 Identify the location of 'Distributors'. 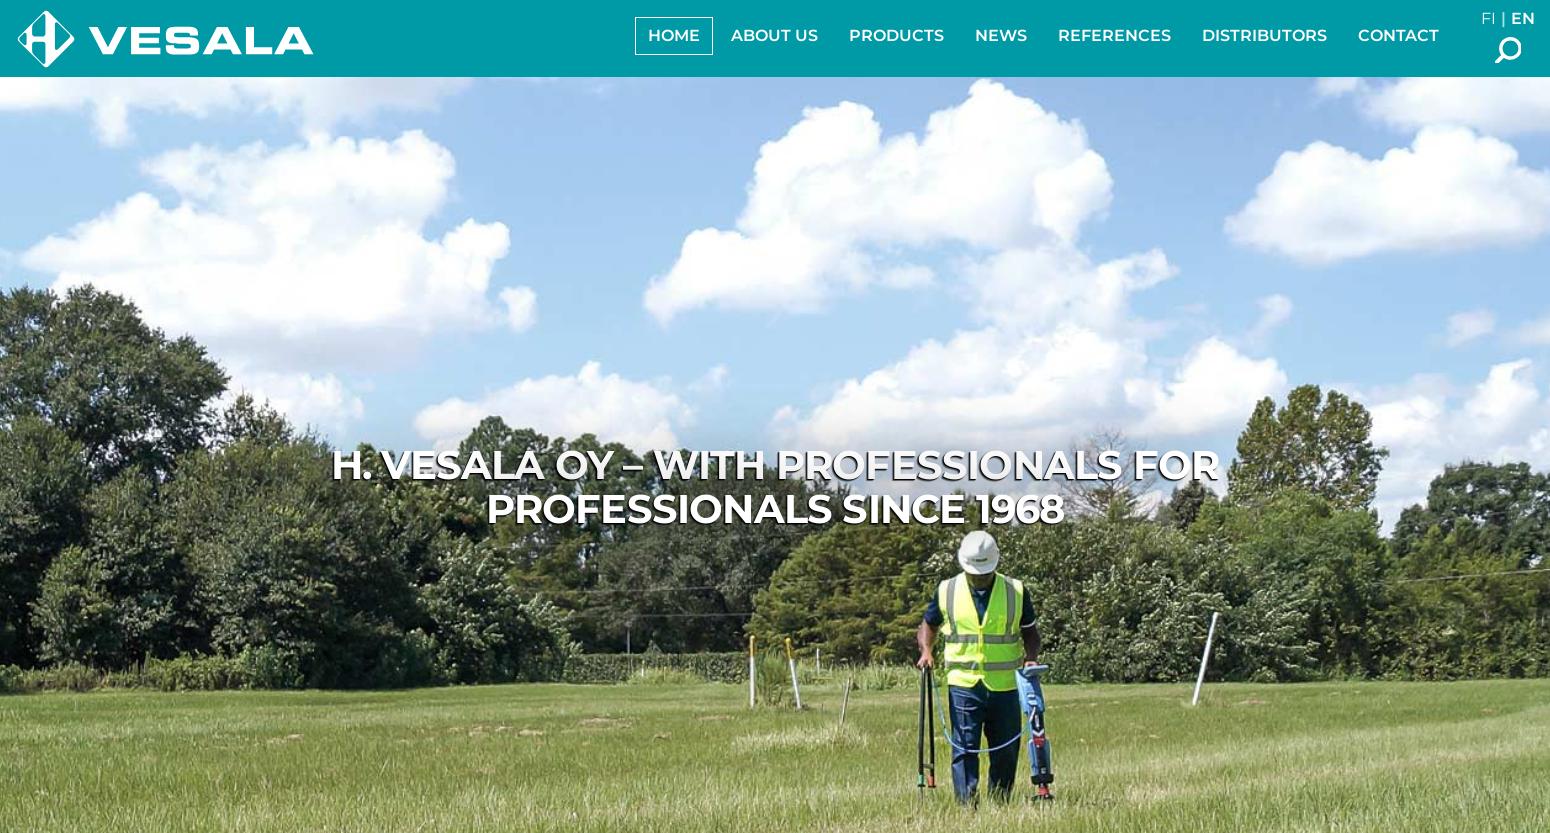
(1202, 35).